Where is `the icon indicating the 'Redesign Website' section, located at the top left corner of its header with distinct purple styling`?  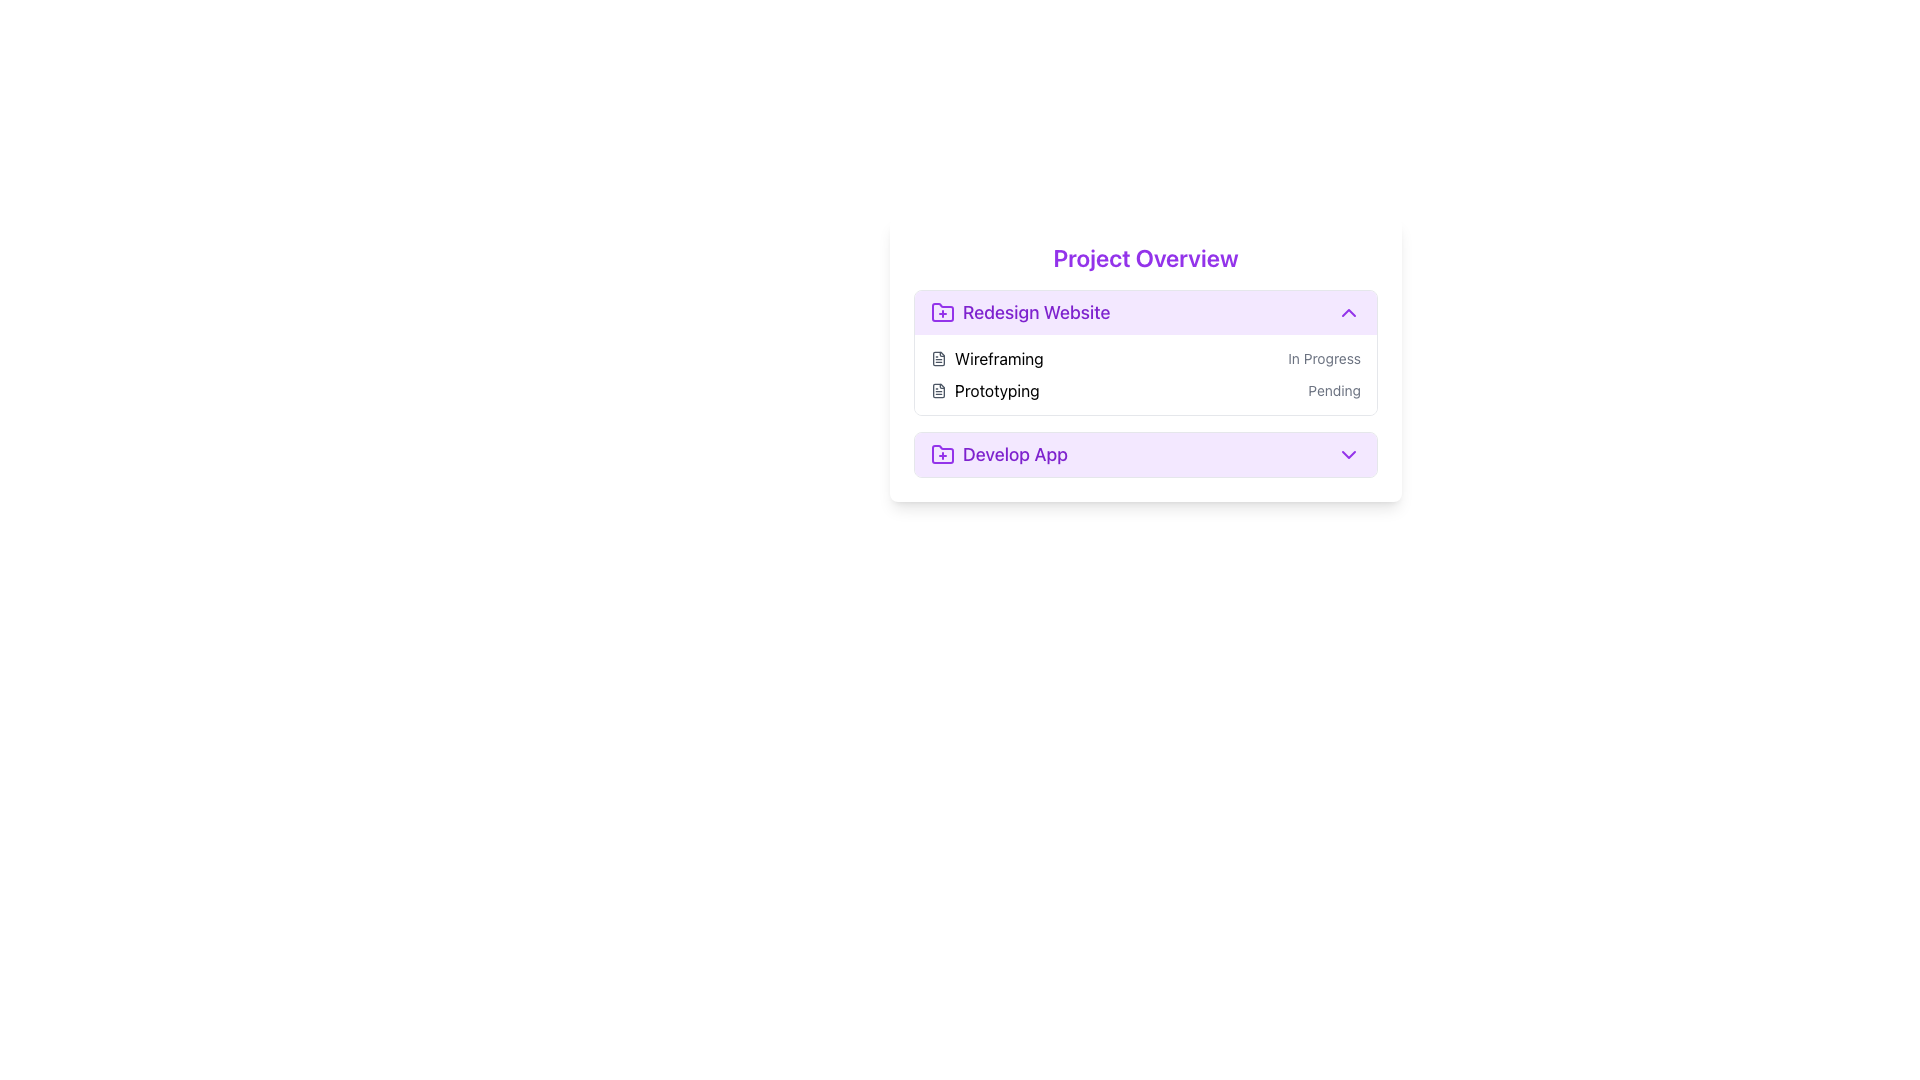
the icon indicating the 'Redesign Website' section, located at the top left corner of its header with distinct purple styling is located at coordinates (941, 312).